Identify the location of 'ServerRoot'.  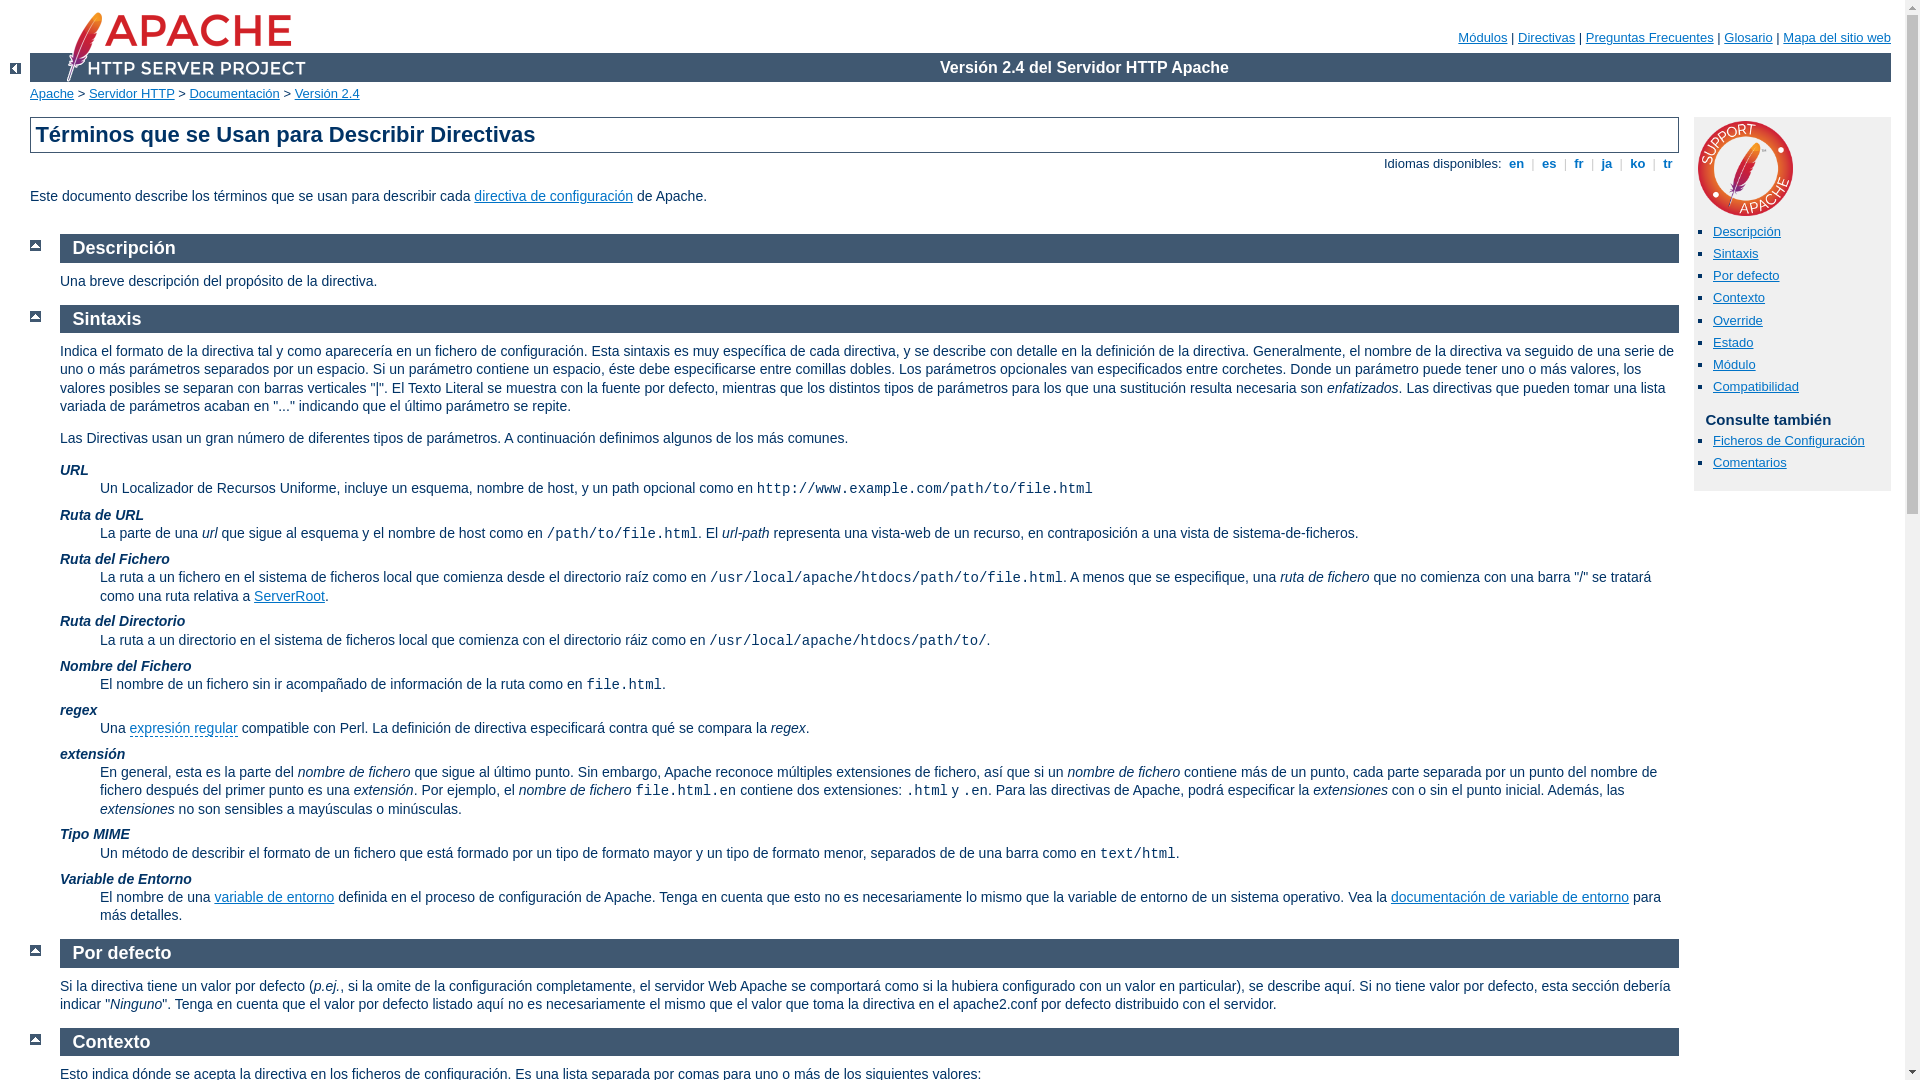
(288, 595).